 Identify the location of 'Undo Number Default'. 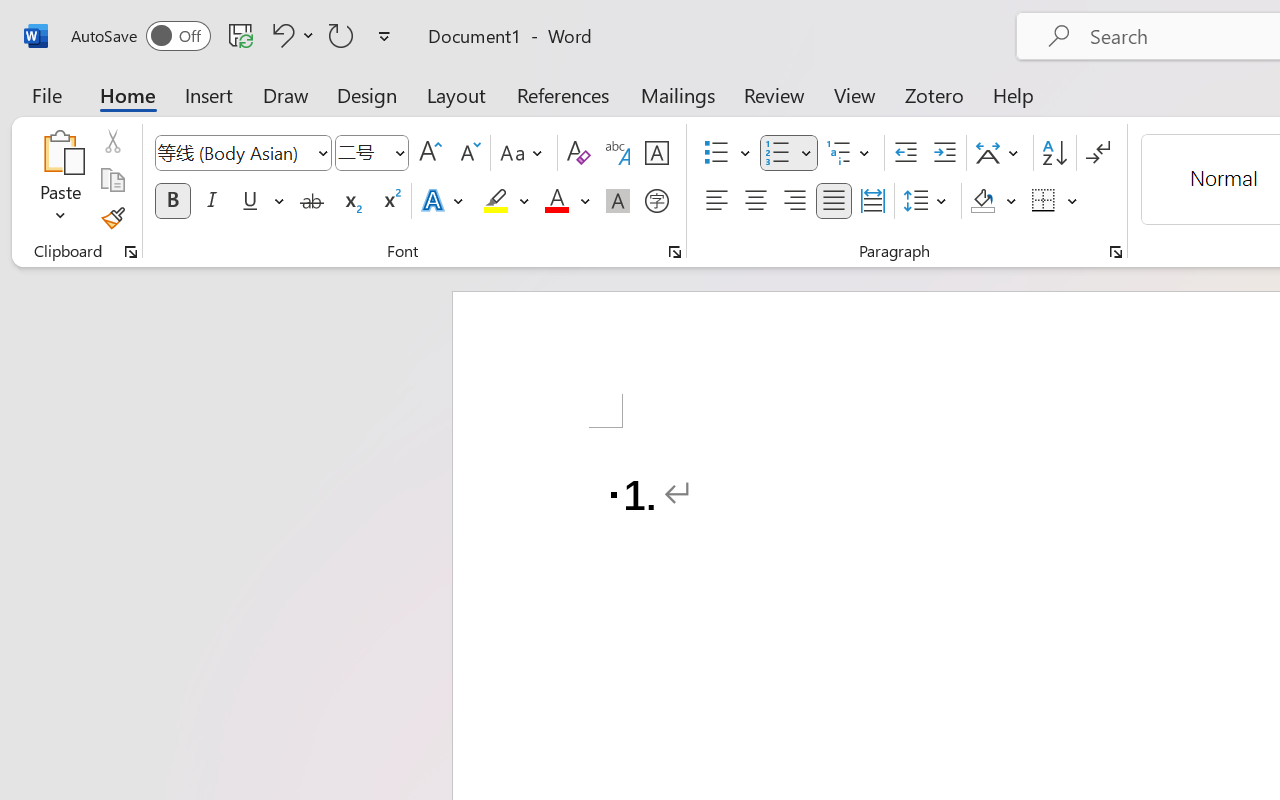
(279, 34).